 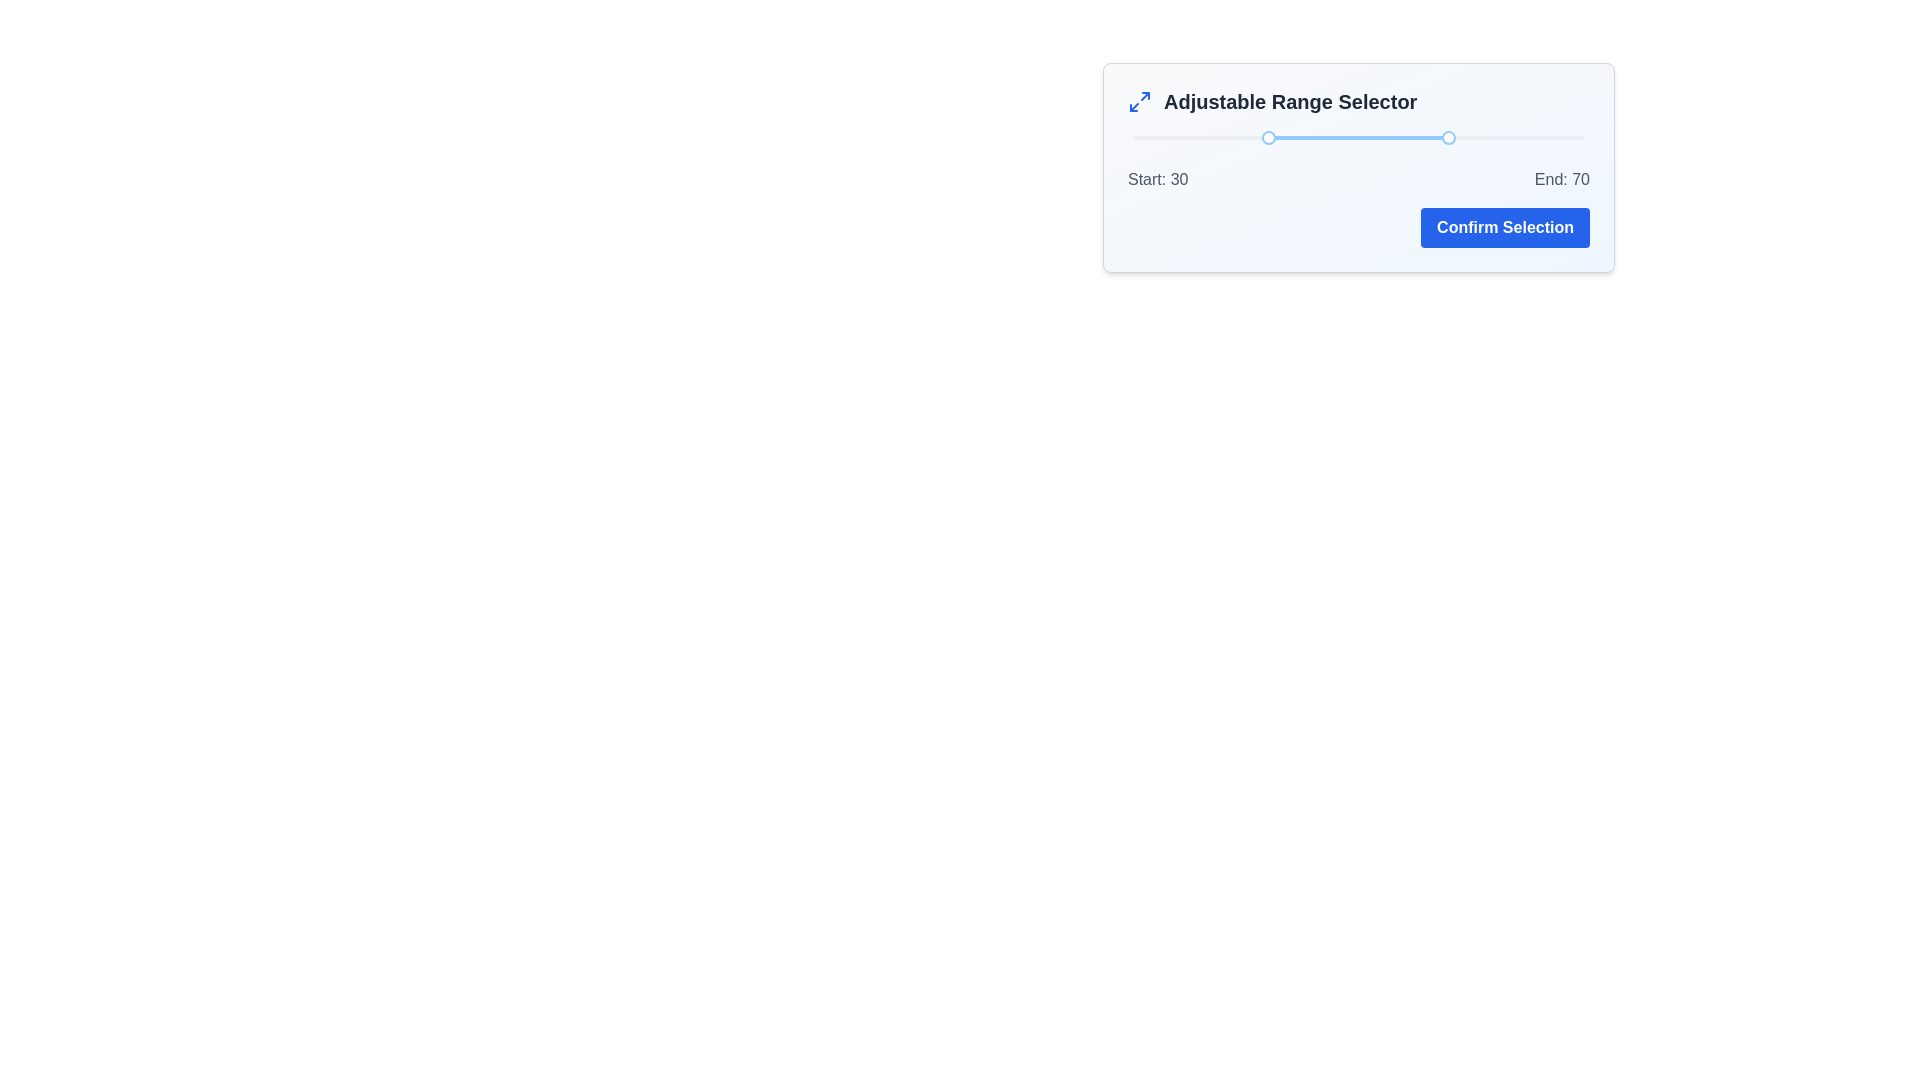 What do you see at coordinates (1449, 137) in the screenshot?
I see `the circular blue slider handle located at 70% of the track length, aligned with the label 'End: 70'` at bounding box center [1449, 137].